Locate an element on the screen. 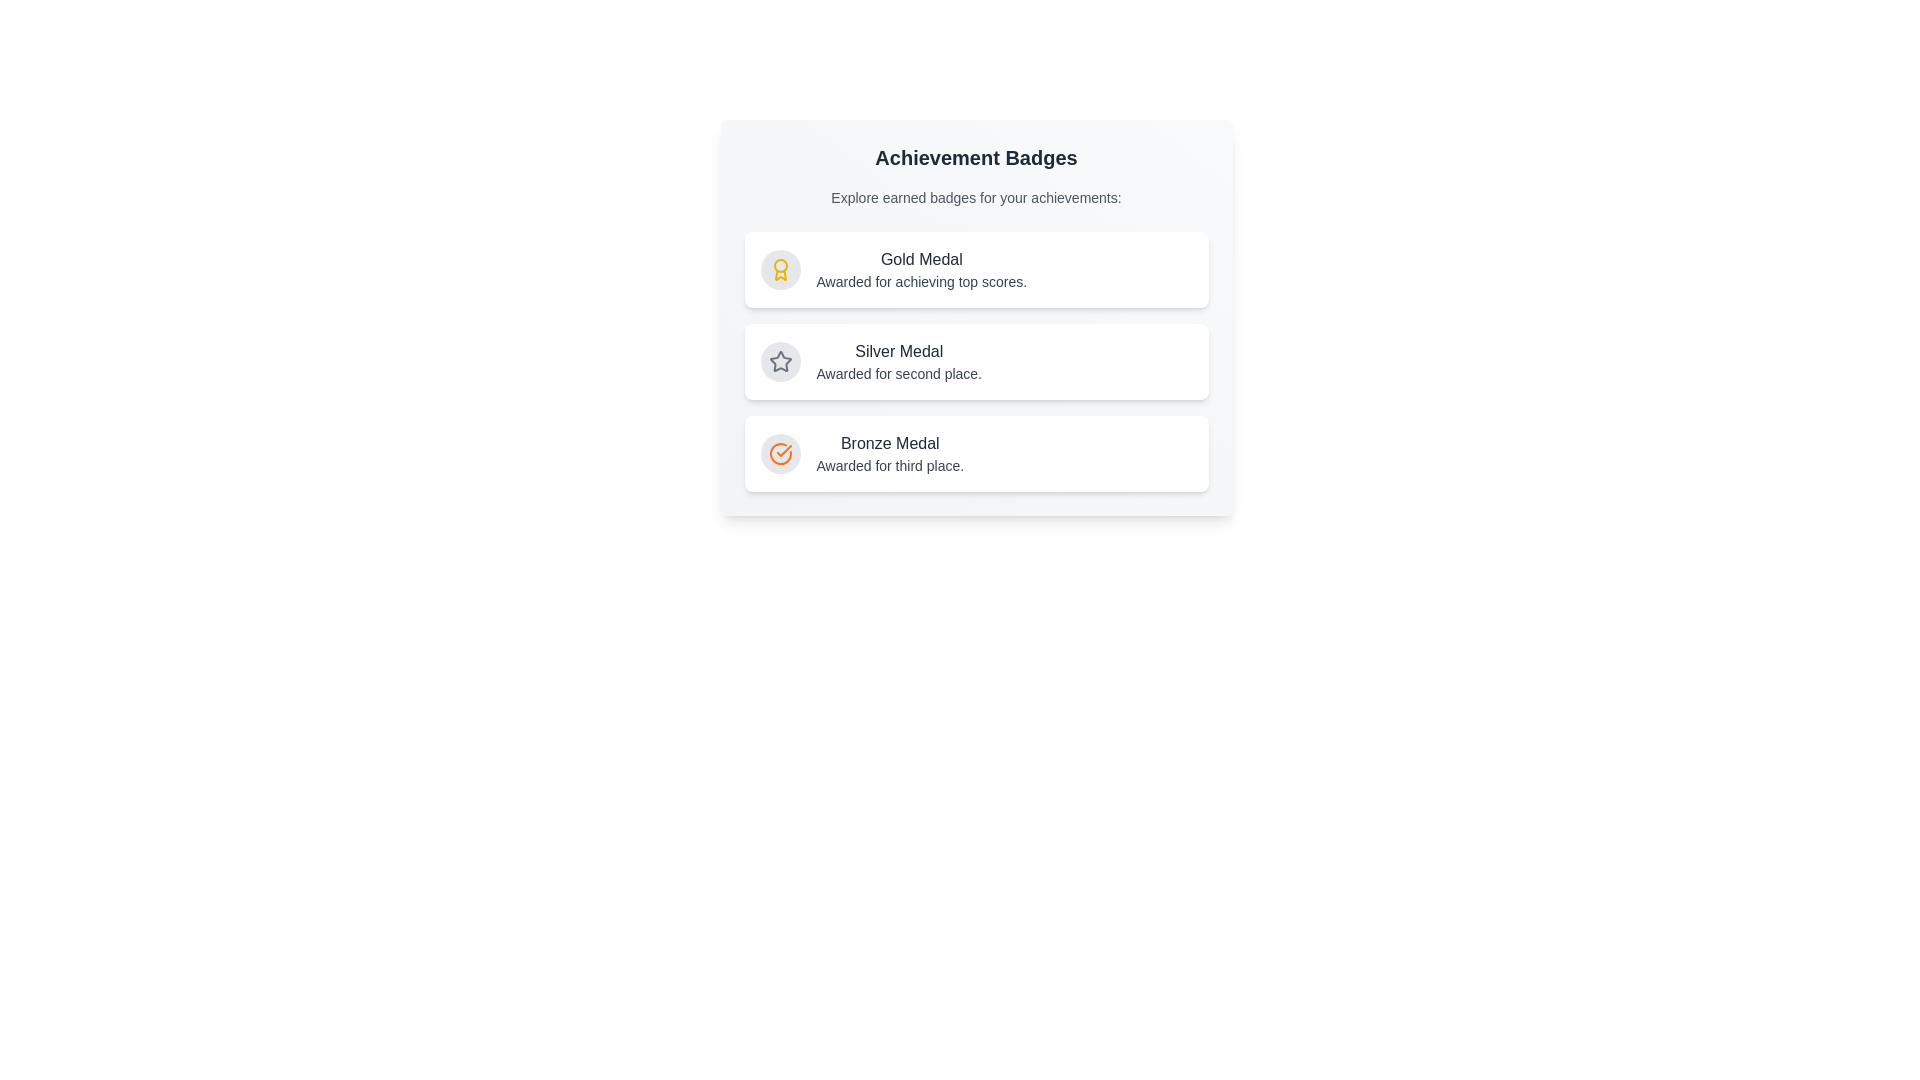 The height and width of the screenshot is (1080, 1920). the circular gray icon with a star symbol, located to the left of the 'Silver Medal' section, just before the text 'Silver Medal Awarded for second place.' is located at coordinates (779, 362).